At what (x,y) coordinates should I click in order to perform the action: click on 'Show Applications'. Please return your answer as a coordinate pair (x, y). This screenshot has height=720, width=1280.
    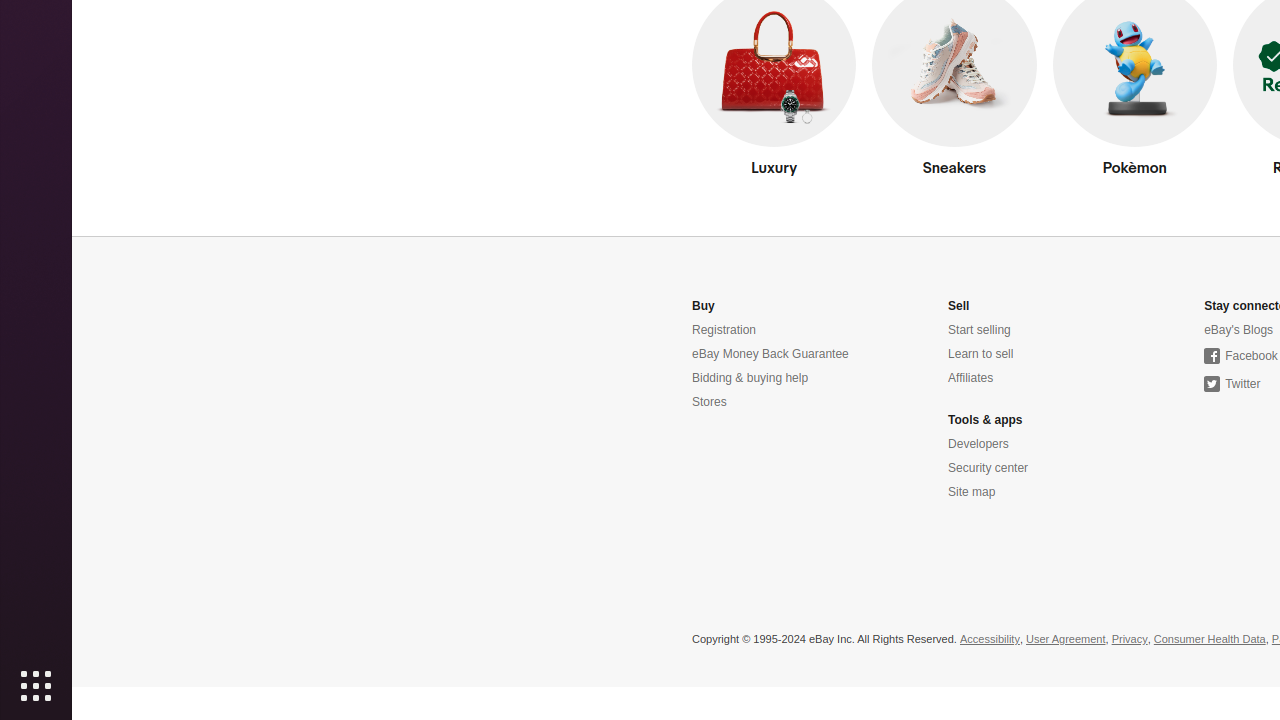
    Looking at the image, I should click on (35, 685).